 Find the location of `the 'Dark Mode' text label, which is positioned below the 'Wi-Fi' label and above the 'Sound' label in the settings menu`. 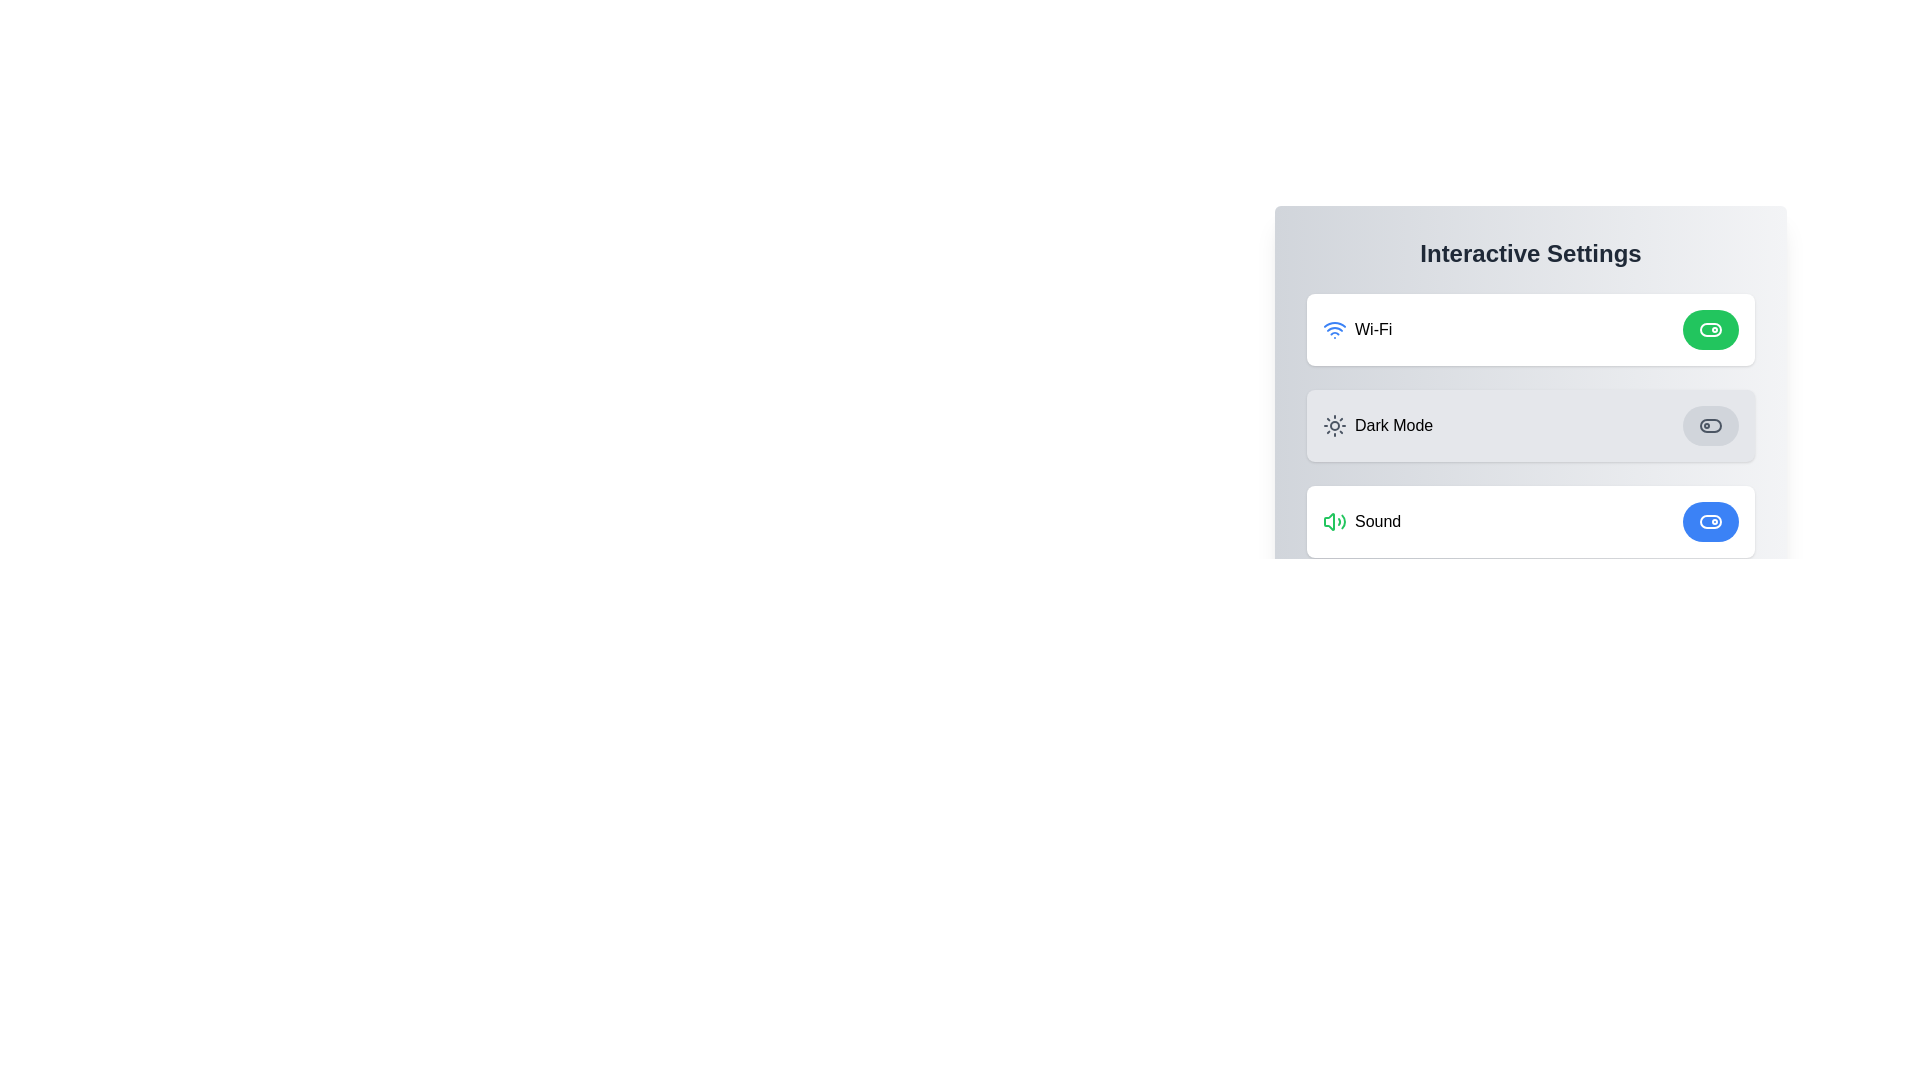

the 'Dark Mode' text label, which is positioned below the 'Wi-Fi' label and above the 'Sound' label in the settings menu is located at coordinates (1393, 424).